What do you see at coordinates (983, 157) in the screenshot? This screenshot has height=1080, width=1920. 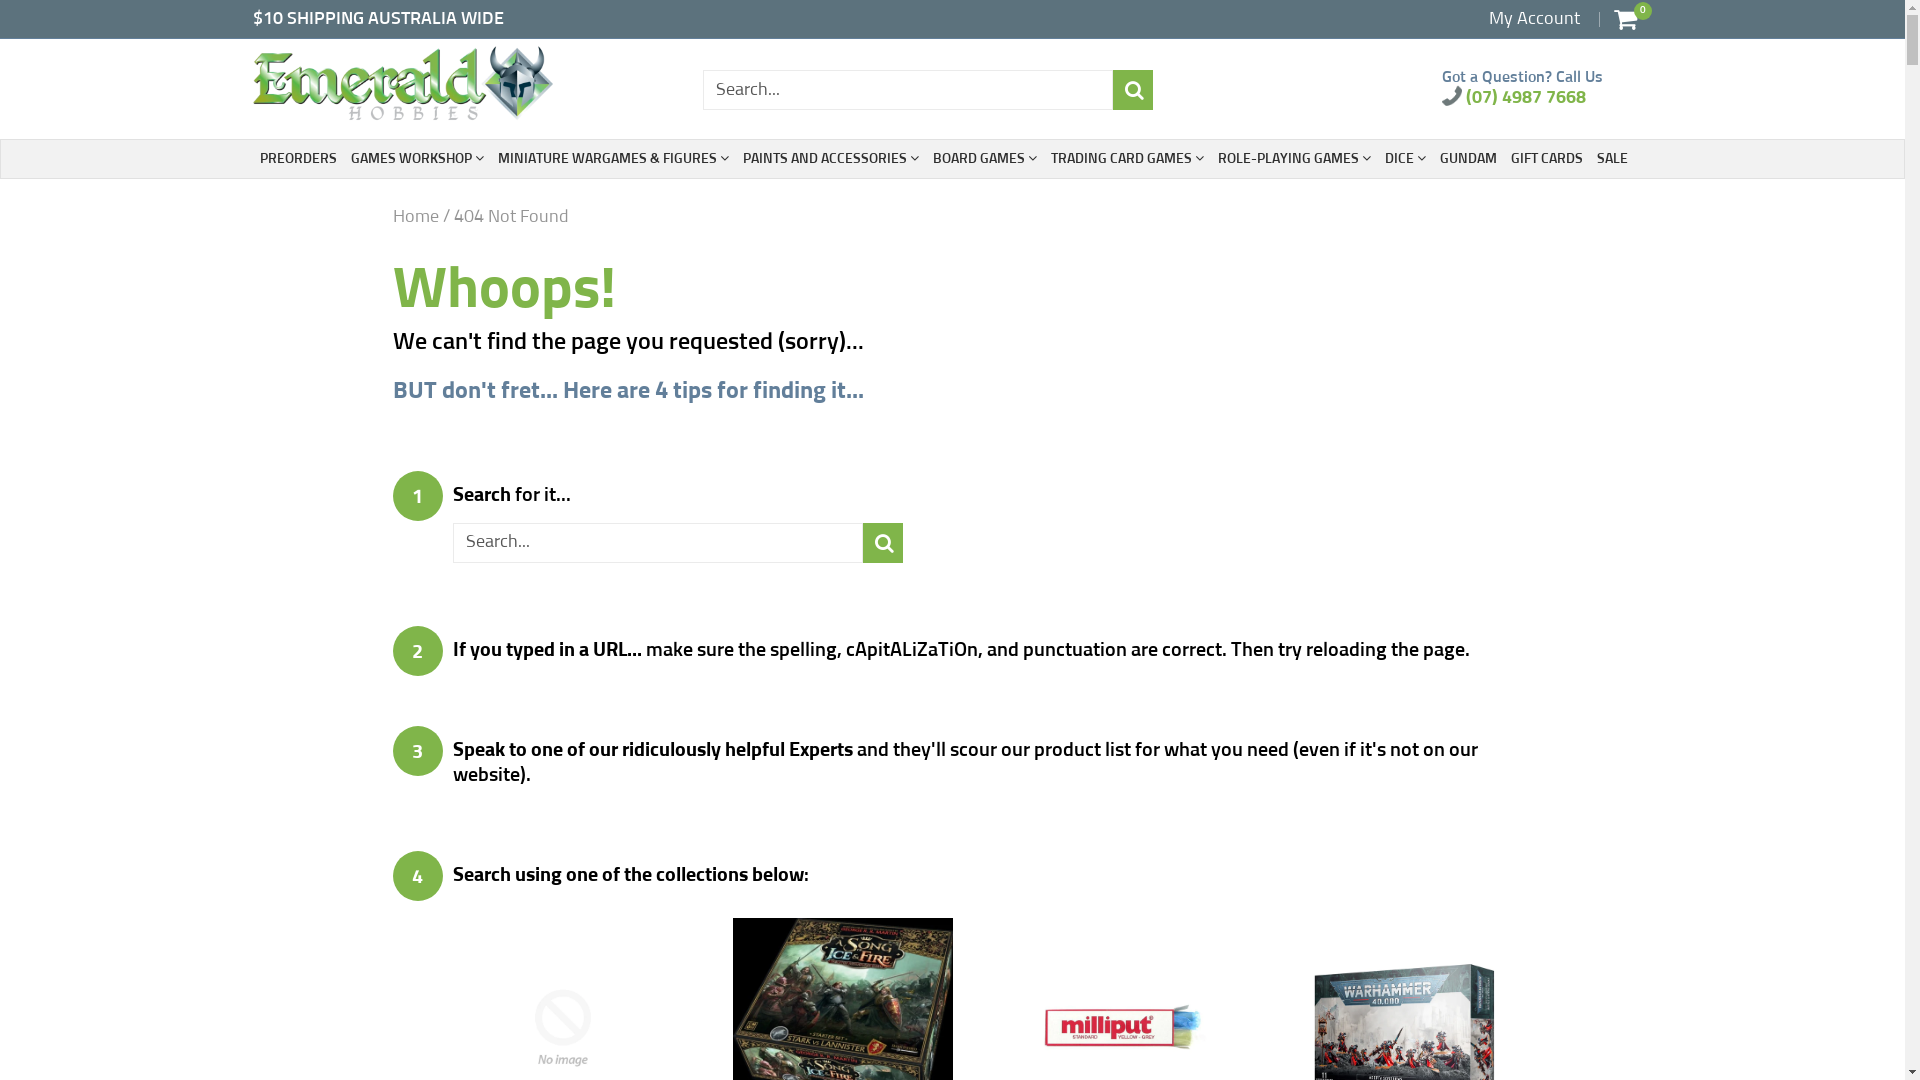 I see `'BOARD GAMES'` at bounding box center [983, 157].